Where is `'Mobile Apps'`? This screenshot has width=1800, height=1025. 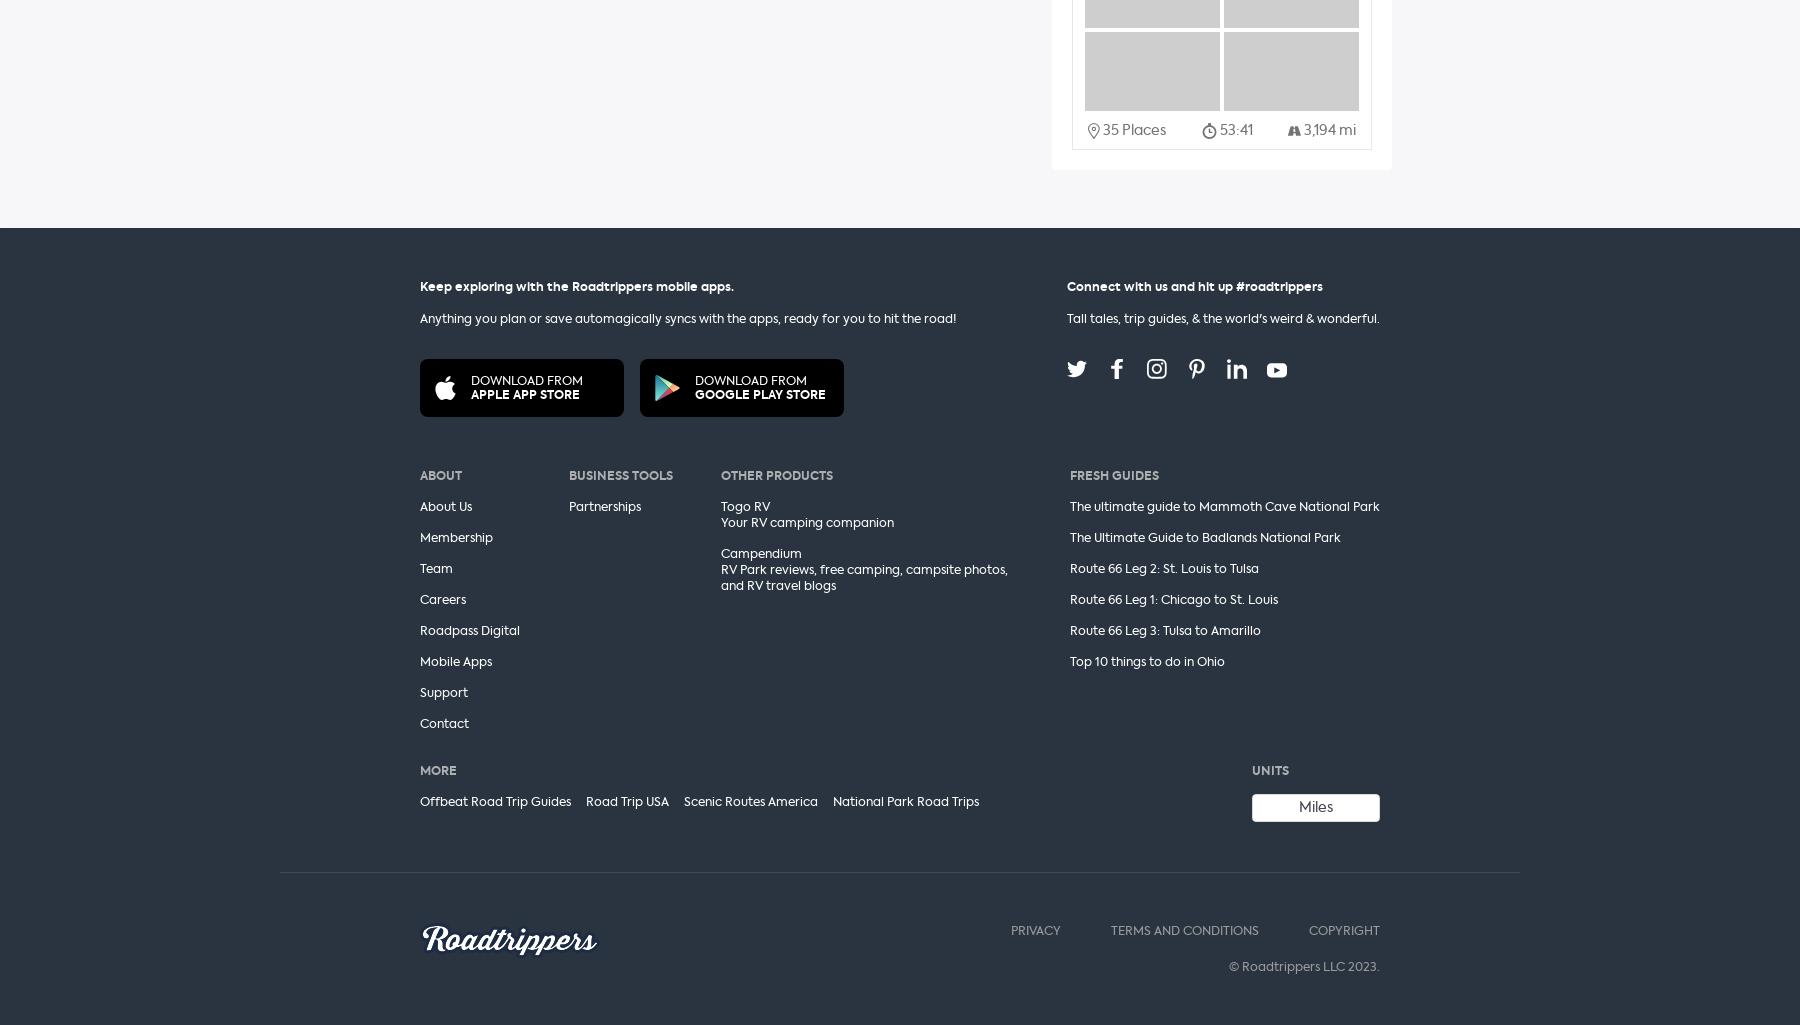
'Mobile Apps' is located at coordinates (454, 662).